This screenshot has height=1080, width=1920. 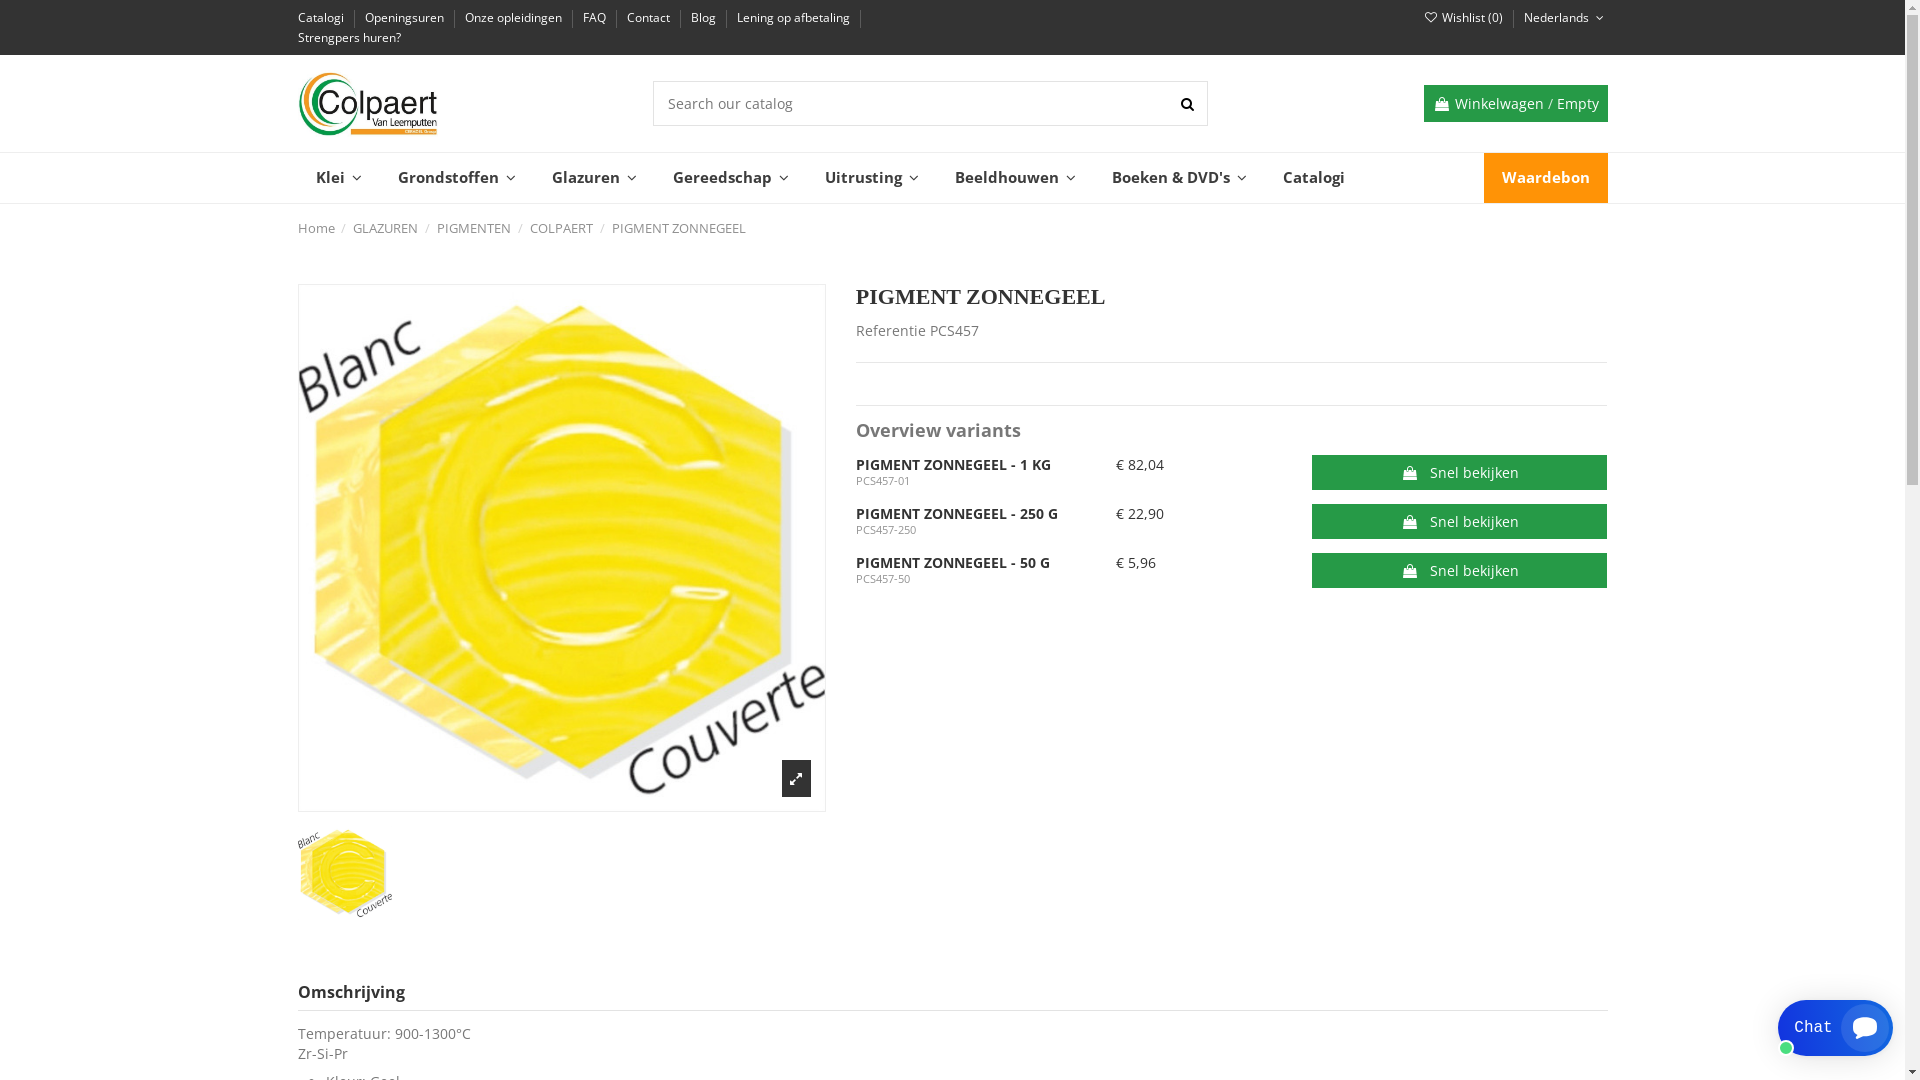 What do you see at coordinates (1564, 17) in the screenshot?
I see `'Nederlands'` at bounding box center [1564, 17].